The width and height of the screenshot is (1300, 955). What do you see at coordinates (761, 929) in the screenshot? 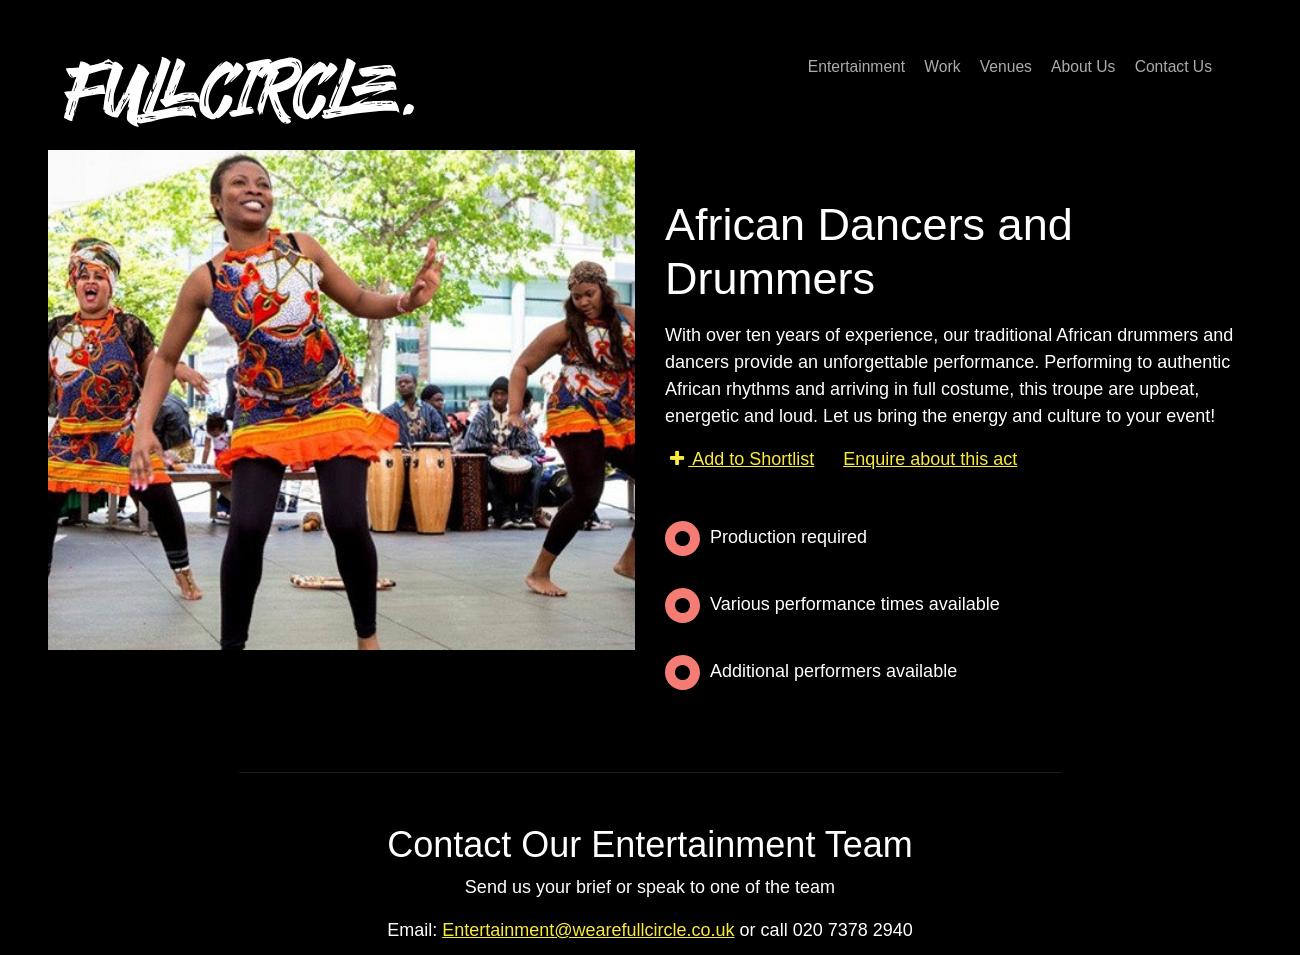
I see `'or call'` at bounding box center [761, 929].